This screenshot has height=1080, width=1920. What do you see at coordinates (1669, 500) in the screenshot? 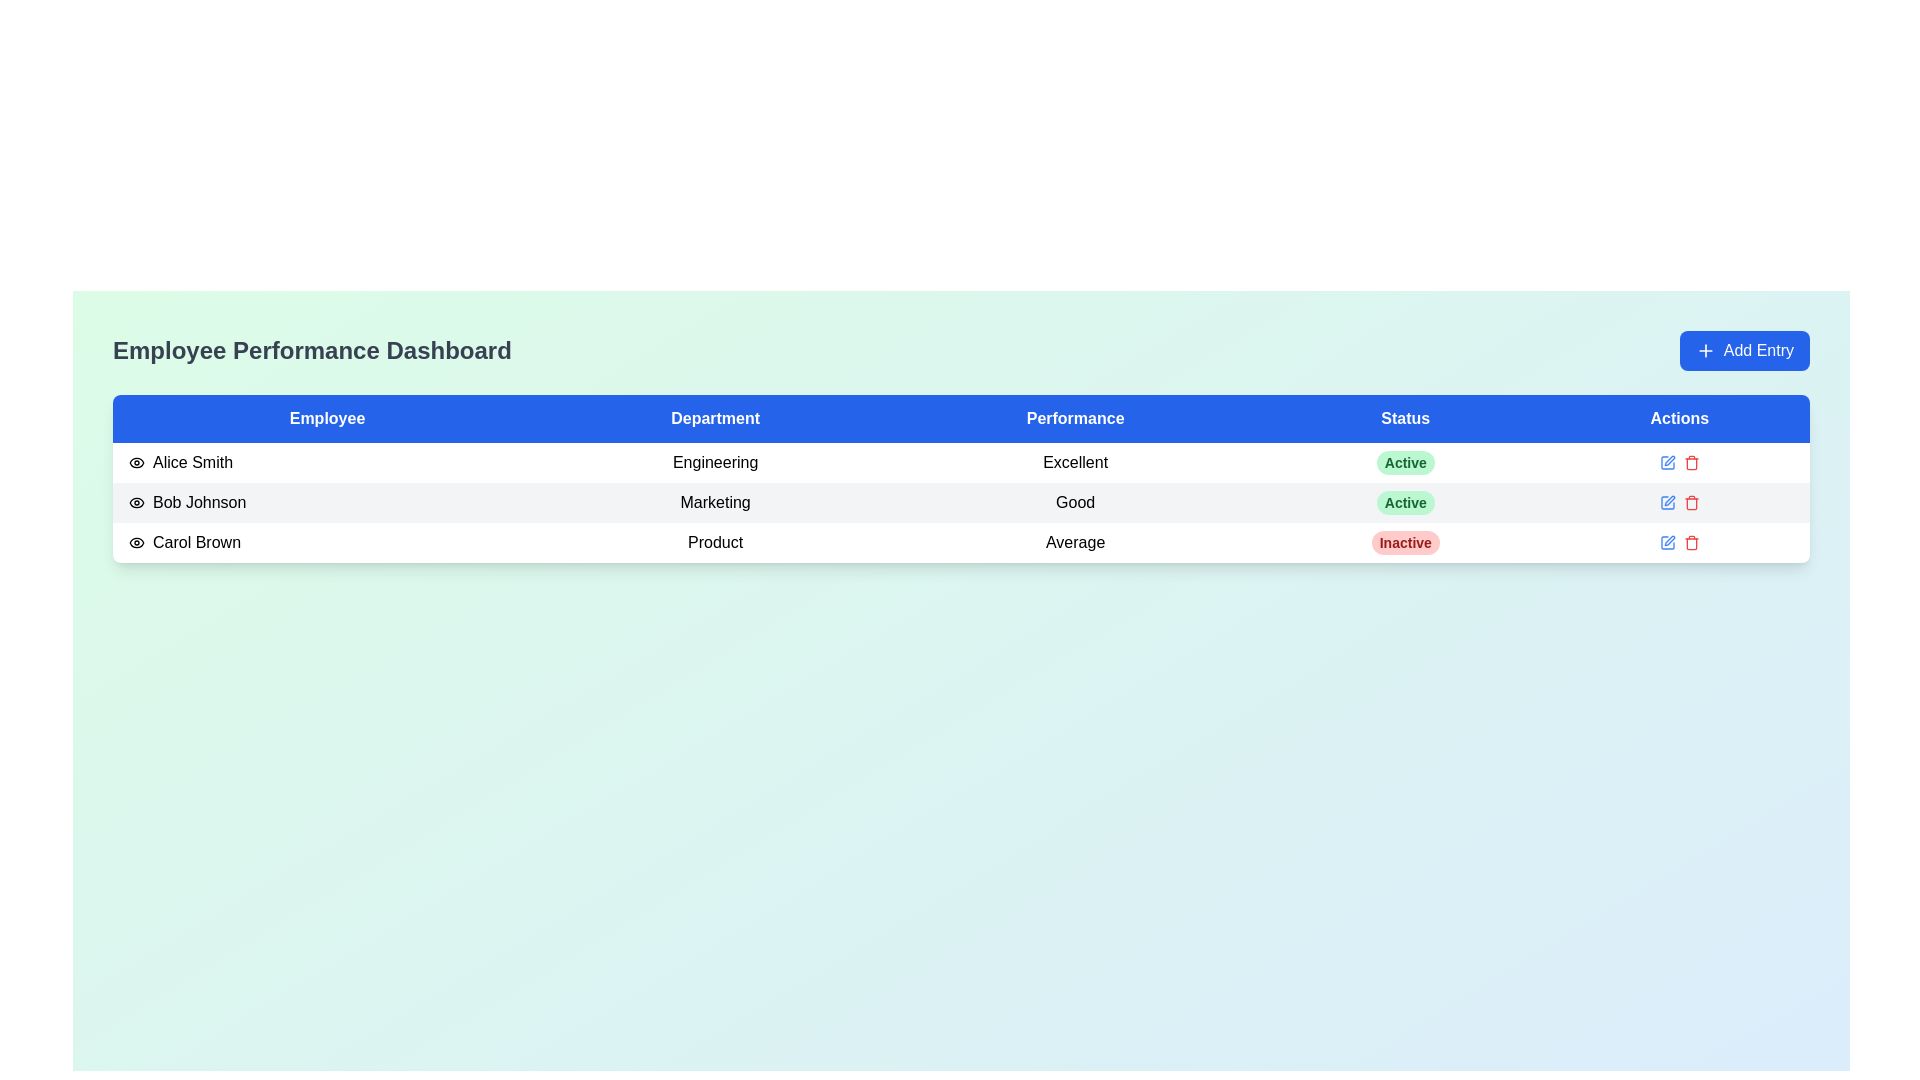
I see `the editing icon button located at the end of the 'Actions' column in the second row of the table` at bounding box center [1669, 500].